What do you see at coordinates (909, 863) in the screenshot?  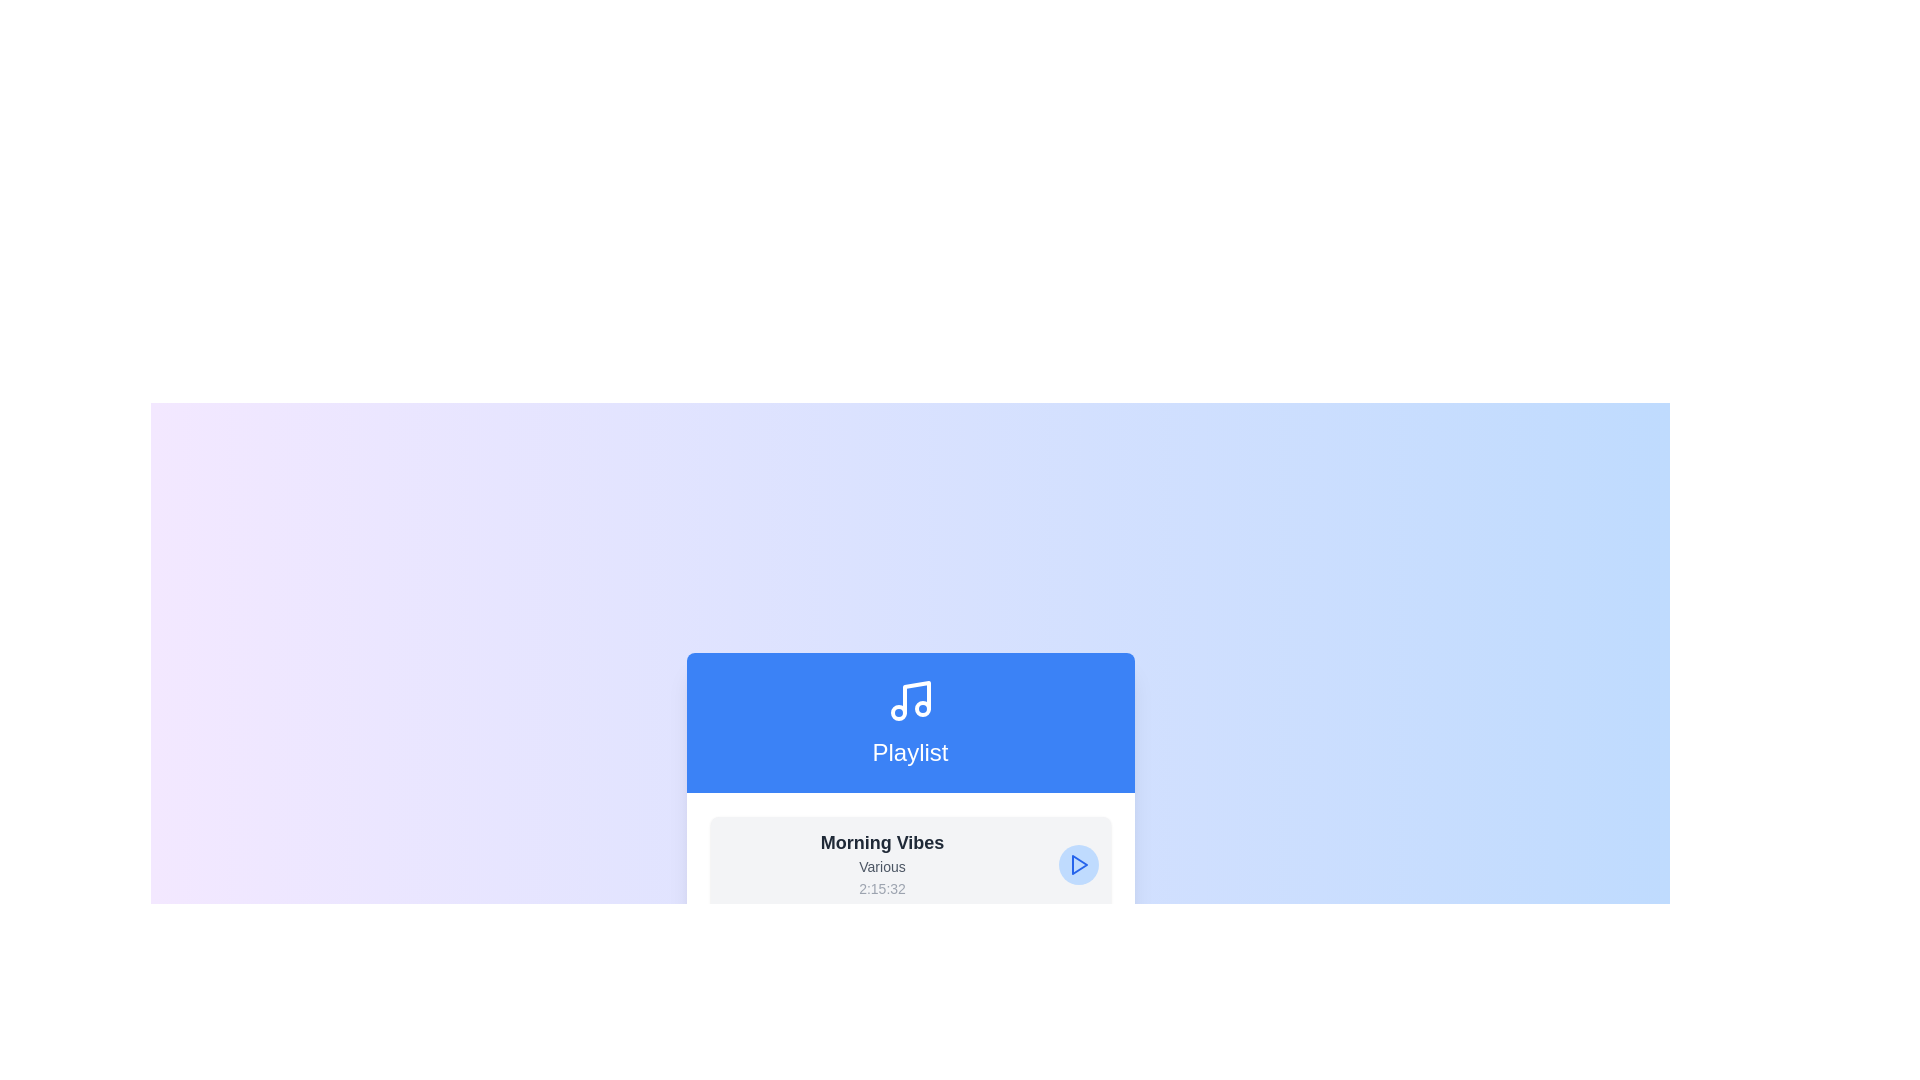 I see `the interactive list item card in the music playlist` at bounding box center [909, 863].